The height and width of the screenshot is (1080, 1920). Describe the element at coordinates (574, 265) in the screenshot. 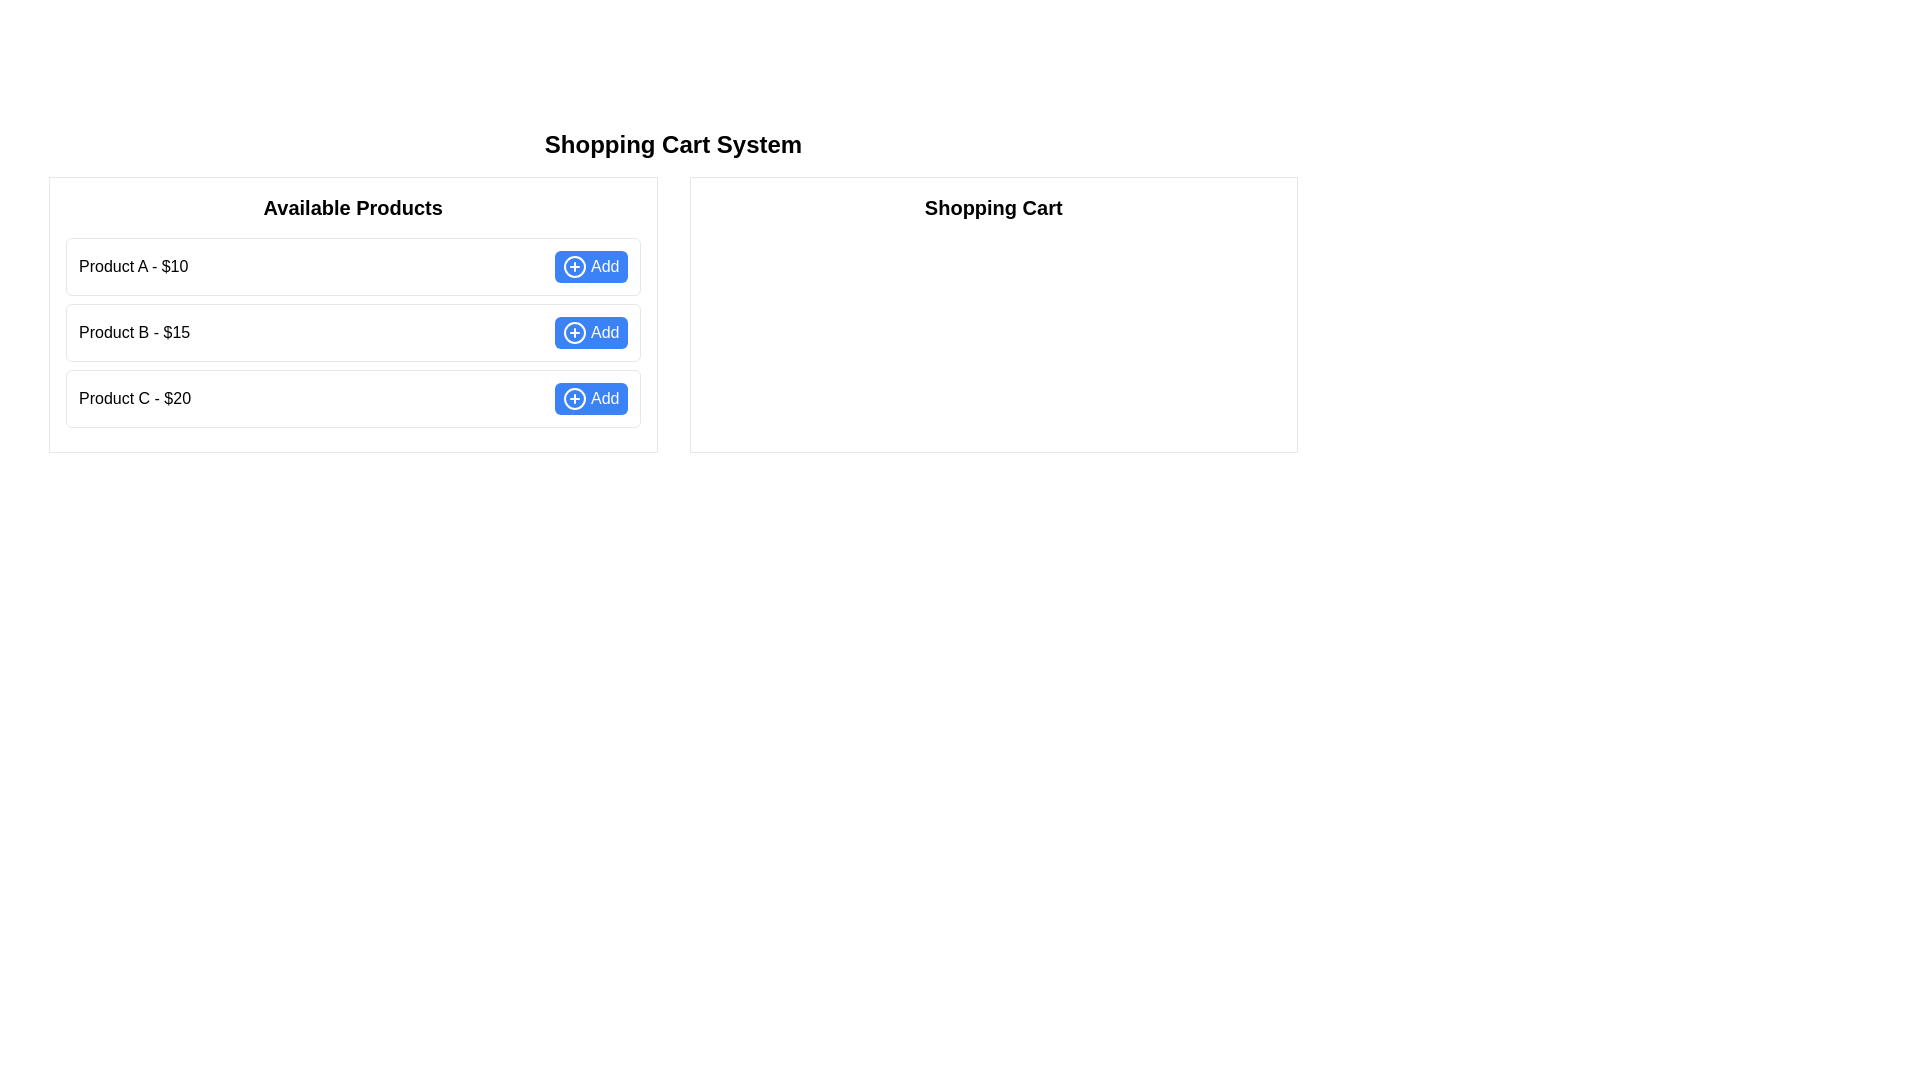

I see `the state of the addition icon located at the left end of the 'Add' button for 'Product A' in the 'Available Products' list` at that location.